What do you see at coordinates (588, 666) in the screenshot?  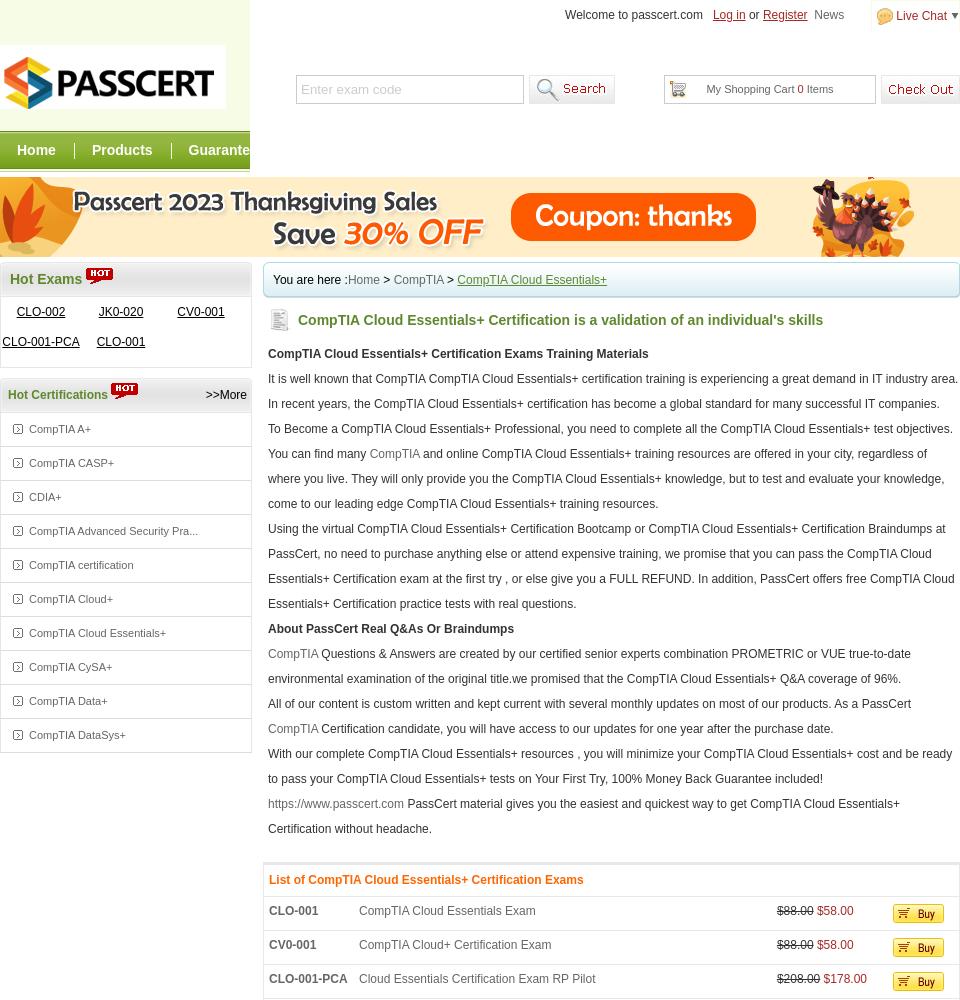 I see `'Questions & Answers are created by our certified senior experts combination PROMETRIC or VUE true-to-date environmental examination of the original title.we promised that the CompTIA Cloud Essentials+ Q&A coverage of 96%.'` at bounding box center [588, 666].